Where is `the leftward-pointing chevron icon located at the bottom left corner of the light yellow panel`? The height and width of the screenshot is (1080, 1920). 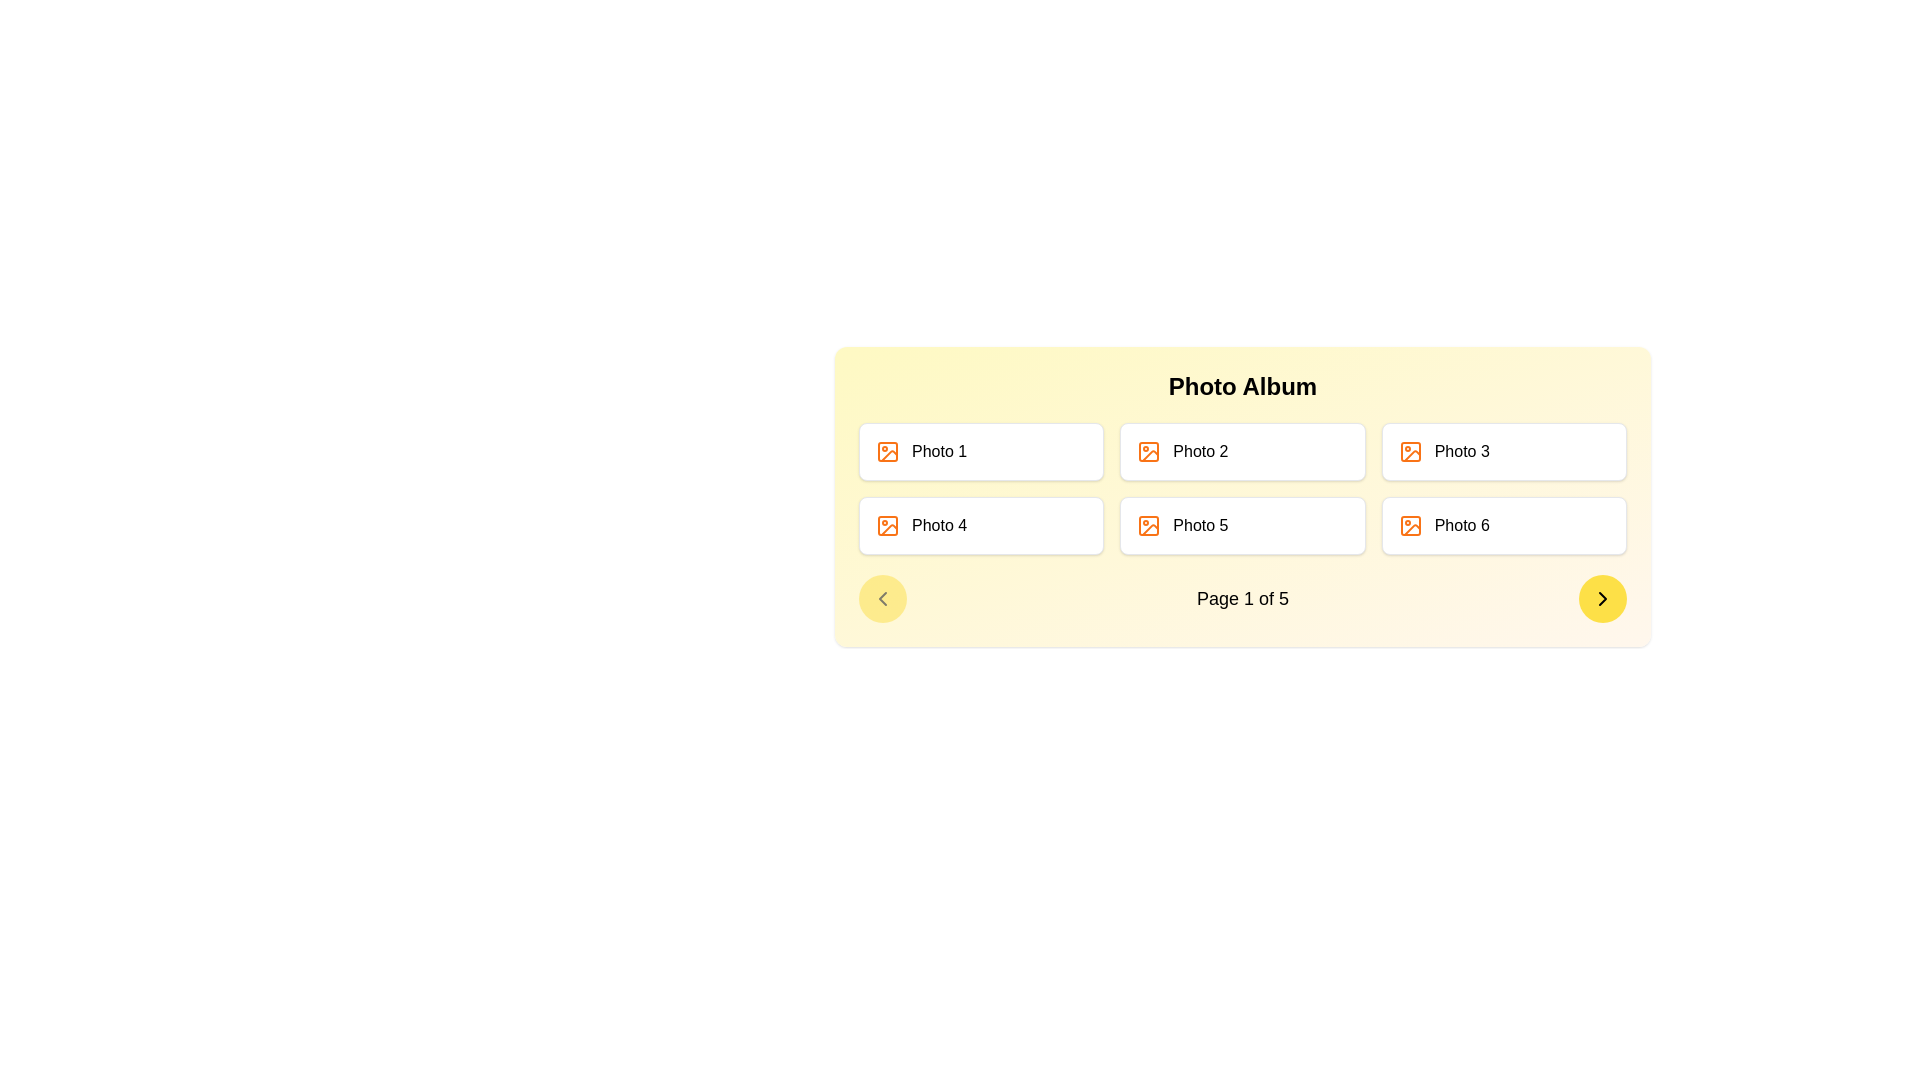 the leftward-pointing chevron icon located at the bottom left corner of the light yellow panel is located at coordinates (882, 597).